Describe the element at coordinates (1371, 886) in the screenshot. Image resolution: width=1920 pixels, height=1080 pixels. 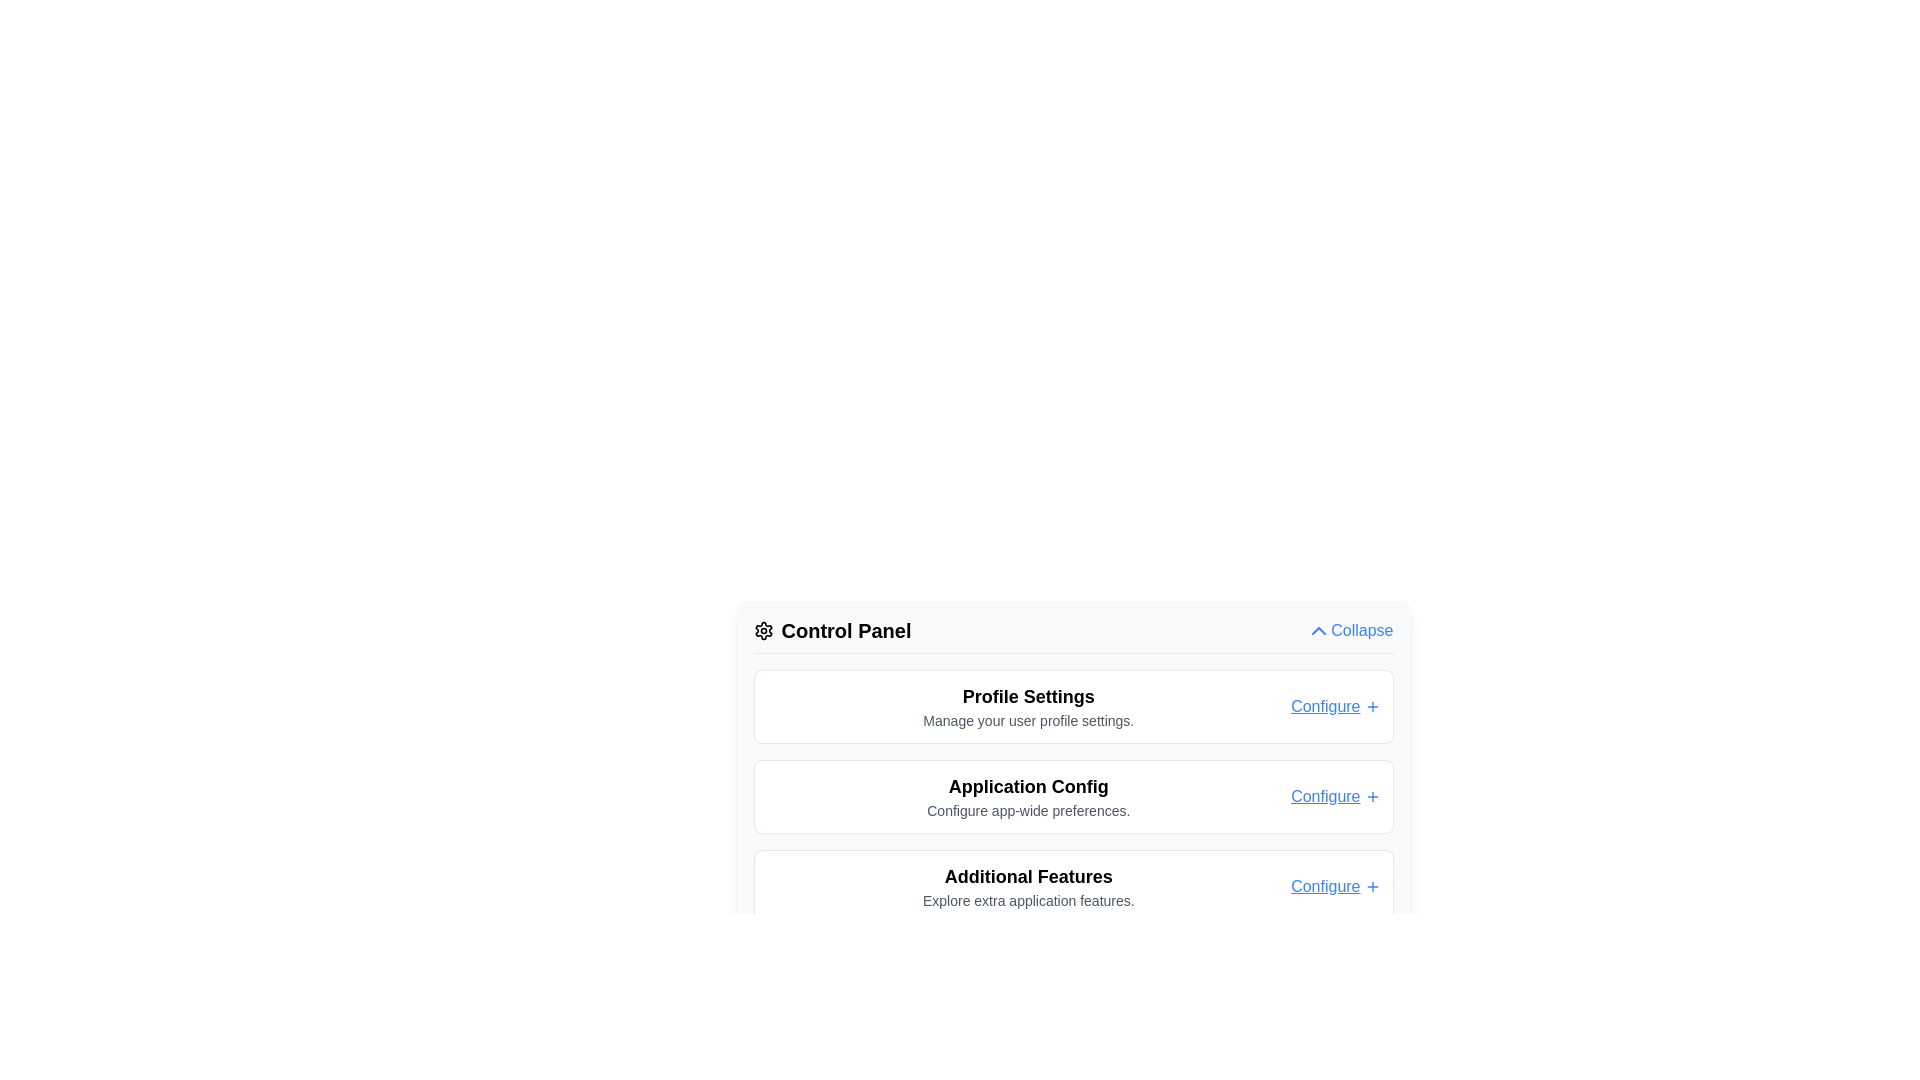
I see `the '+' icon located immediately to the right of the 'Configure' link in the 'Additional Features' section` at that location.